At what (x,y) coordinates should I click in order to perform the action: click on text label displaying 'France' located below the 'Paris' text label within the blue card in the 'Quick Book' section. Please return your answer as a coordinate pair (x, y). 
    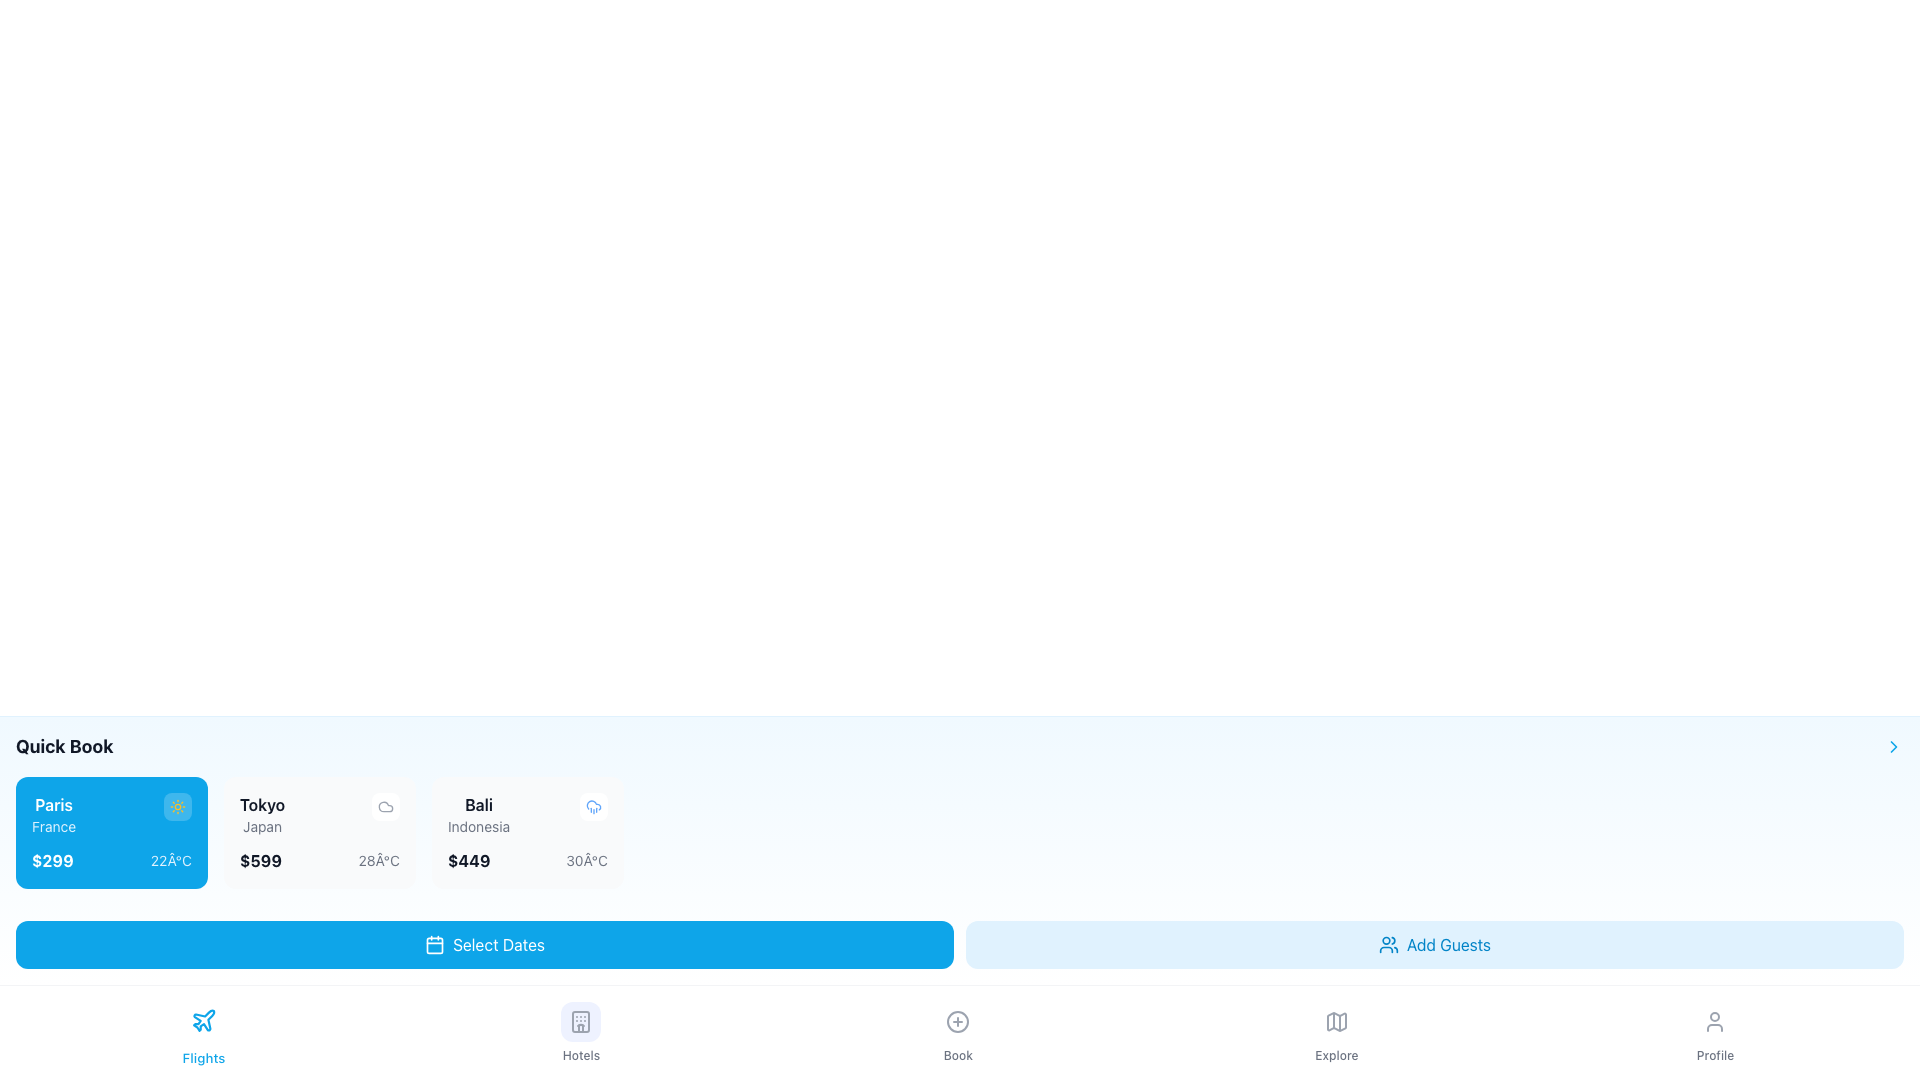
    Looking at the image, I should click on (54, 826).